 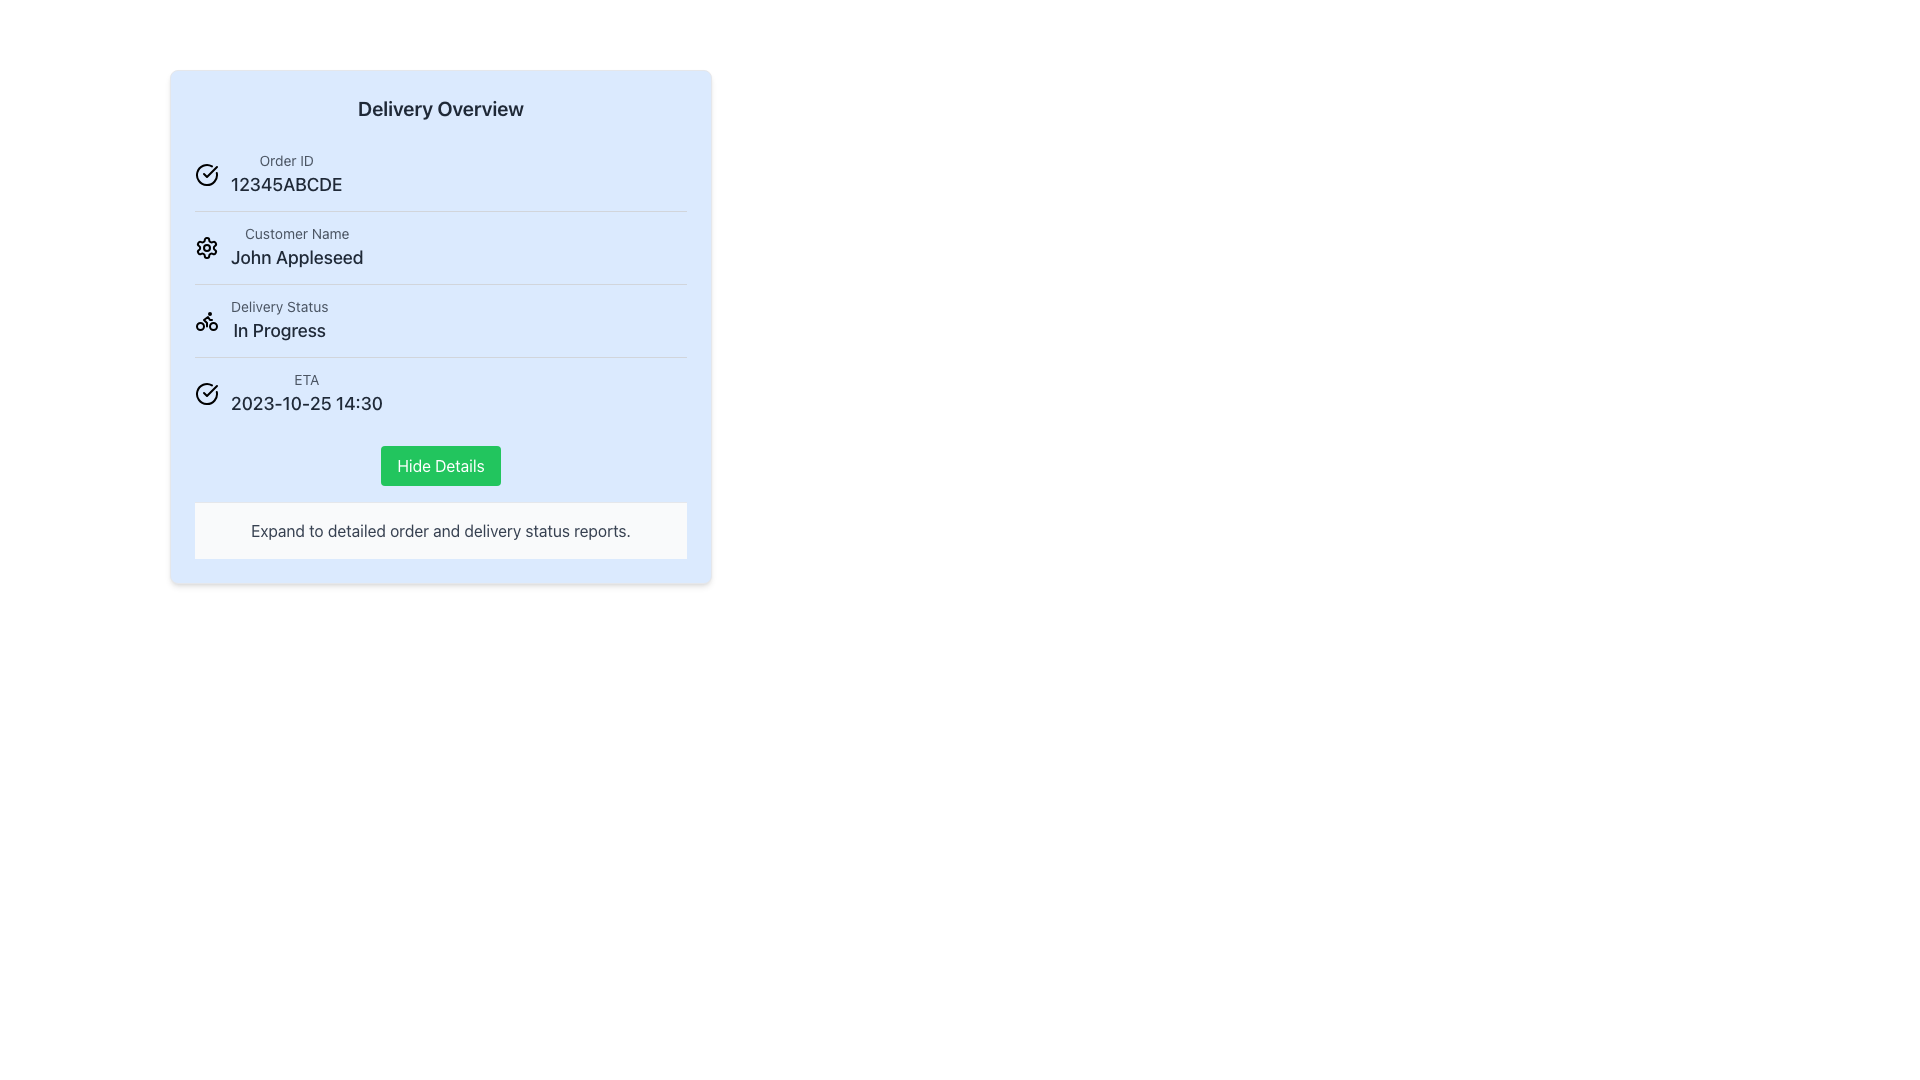 What do you see at coordinates (278, 319) in the screenshot?
I see `the Text Display element that conveys the current delivery state of a shipment, located in the third row of the 'Delivery Overview' card, between the 'Customer Name' and 'ETA' sections` at bounding box center [278, 319].